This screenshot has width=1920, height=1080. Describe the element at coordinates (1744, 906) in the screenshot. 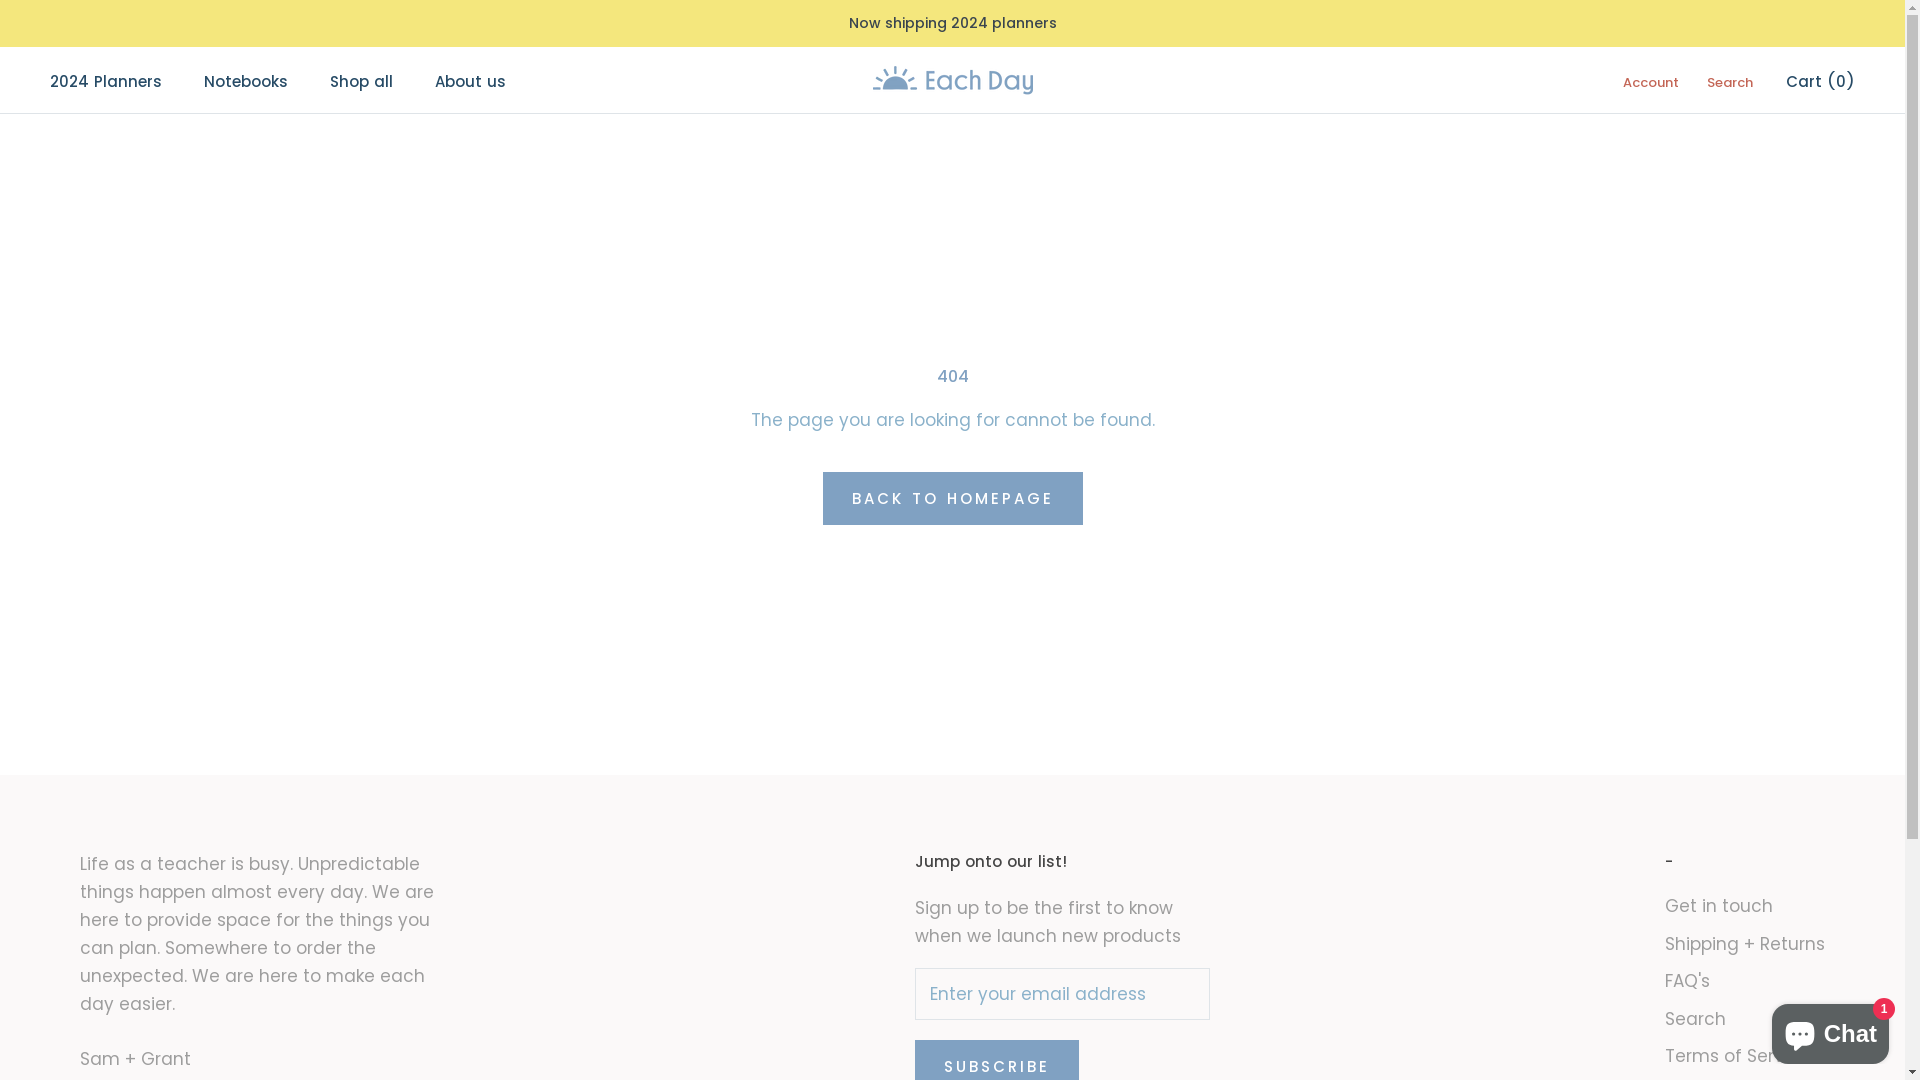

I see `'Get in touch'` at that location.